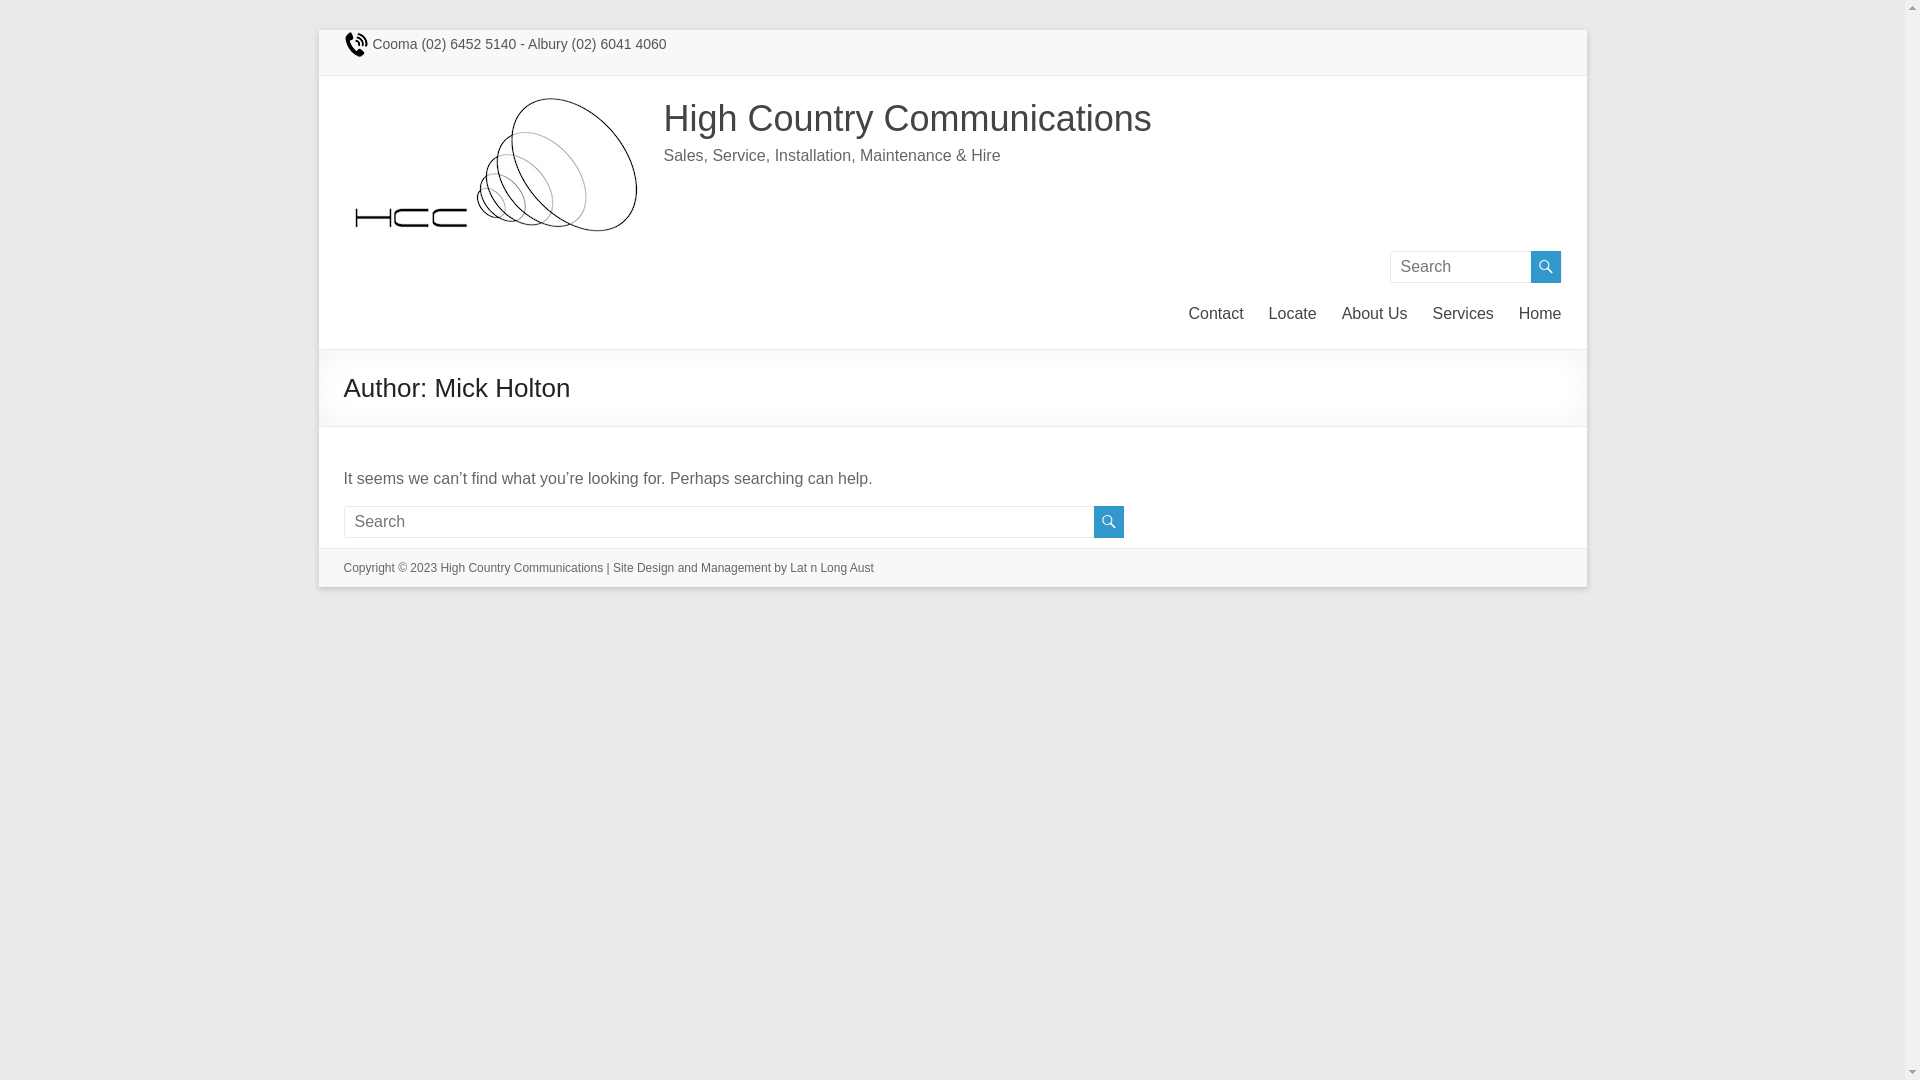  Describe the element at coordinates (1373, 311) in the screenshot. I see `'About Us'` at that location.